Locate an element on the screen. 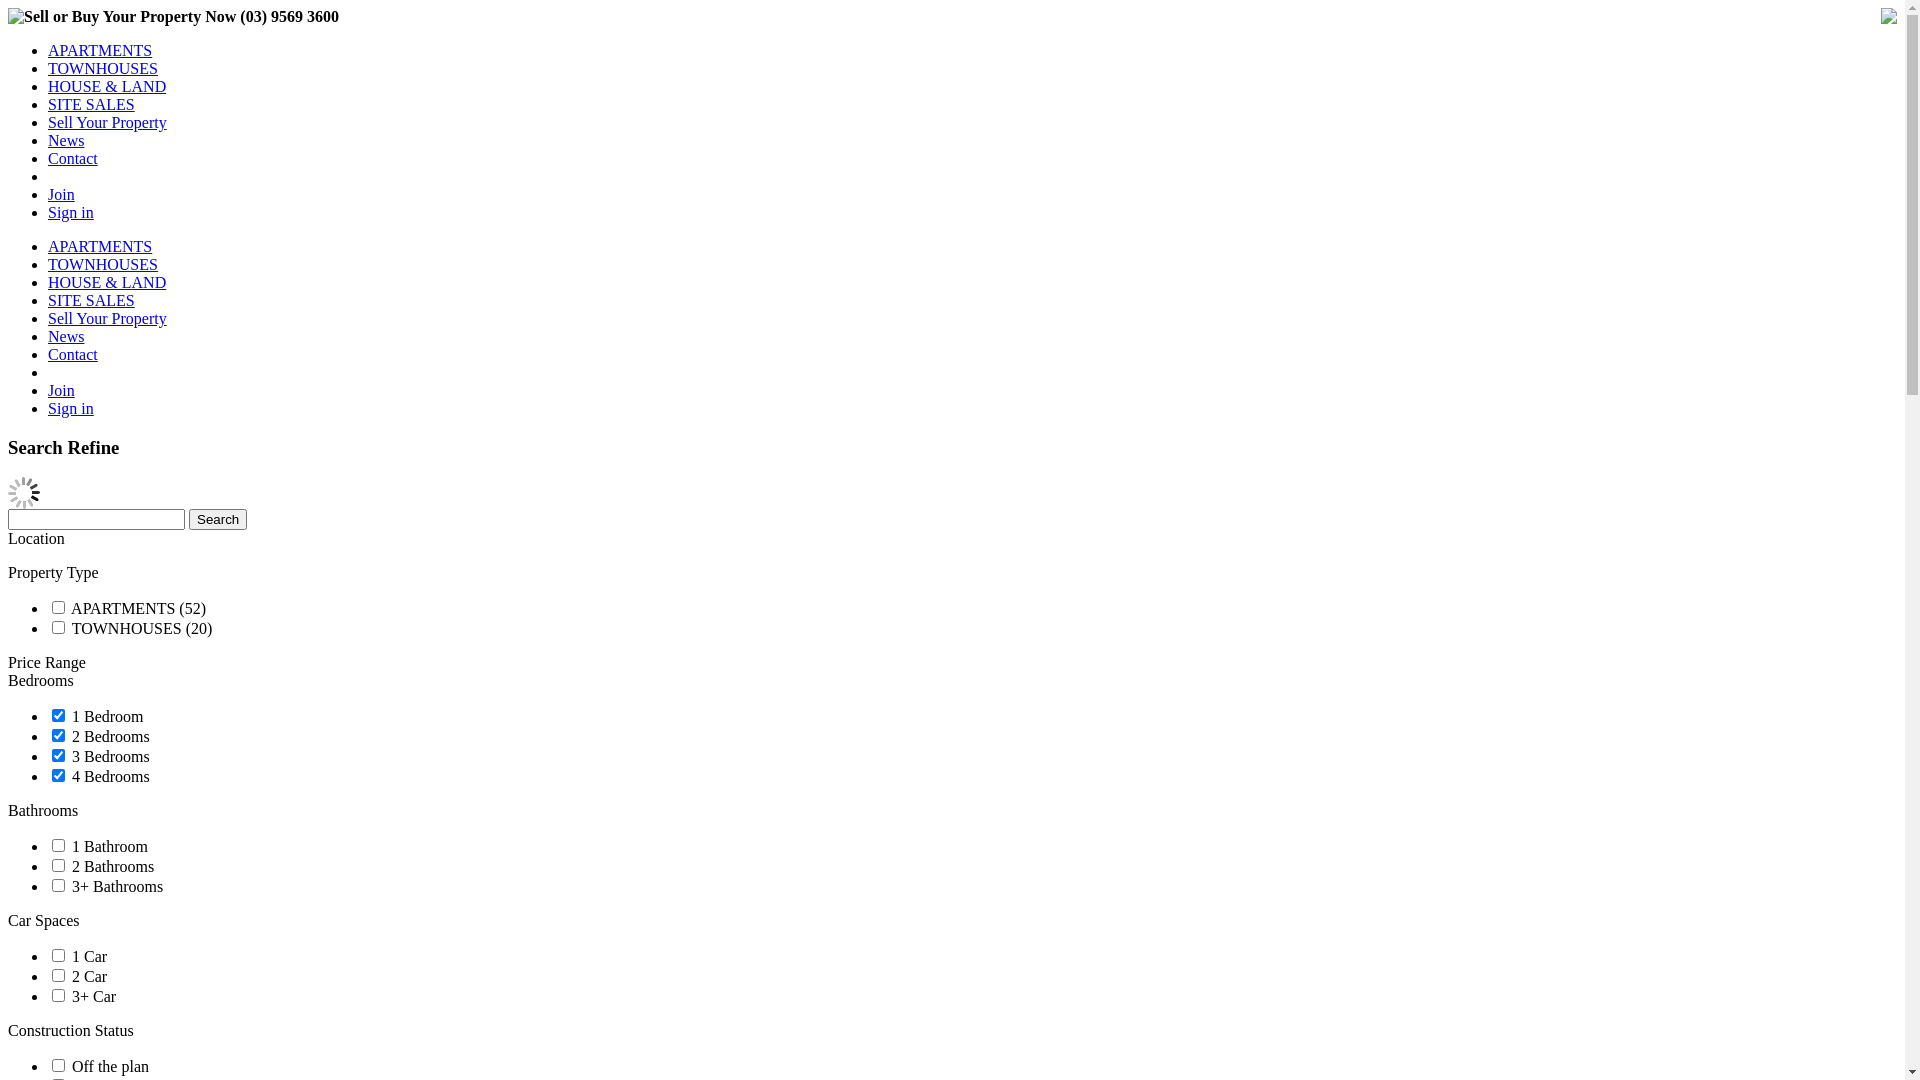  'APARTMENTS' is located at coordinates (48, 245).